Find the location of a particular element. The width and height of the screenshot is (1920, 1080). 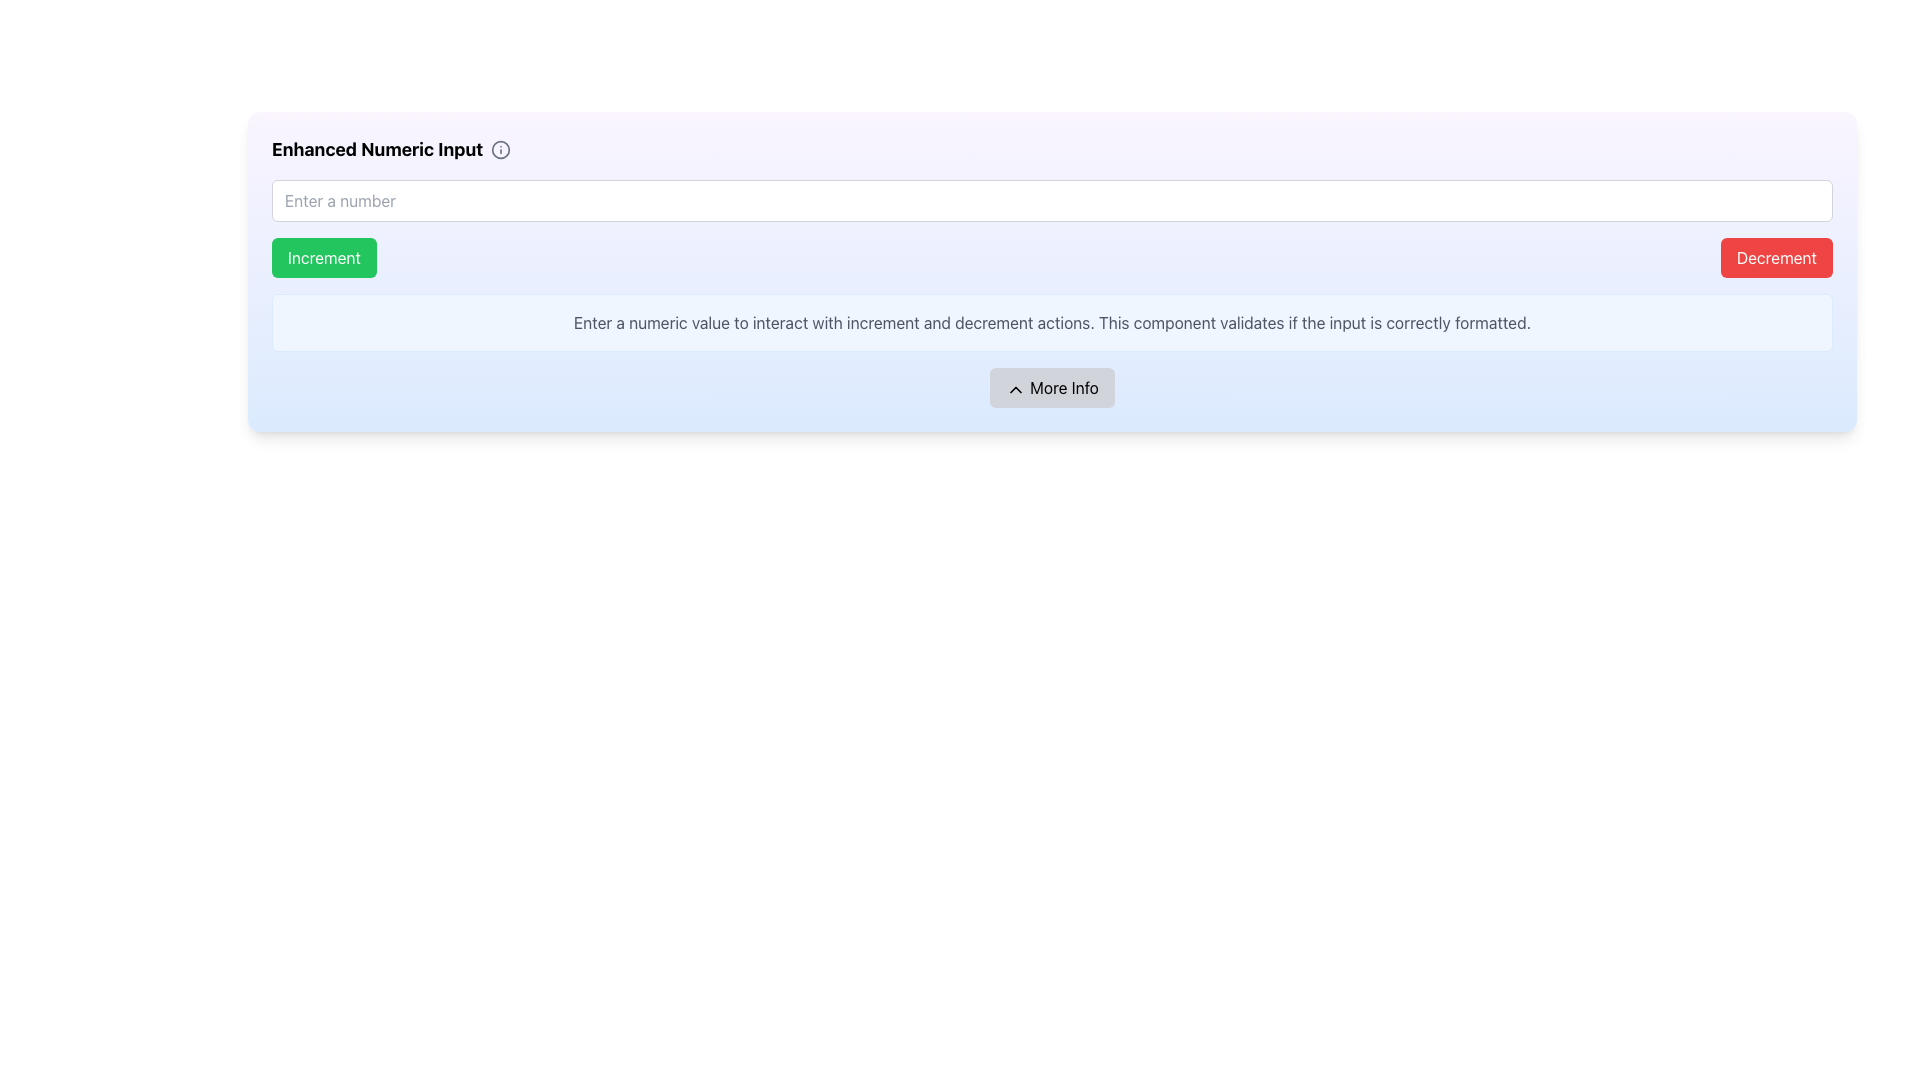

the circular icon with a light gray outline and an information symbol, located to the right of the text 'Enhanced Numeric Input' is located at coordinates (501, 149).